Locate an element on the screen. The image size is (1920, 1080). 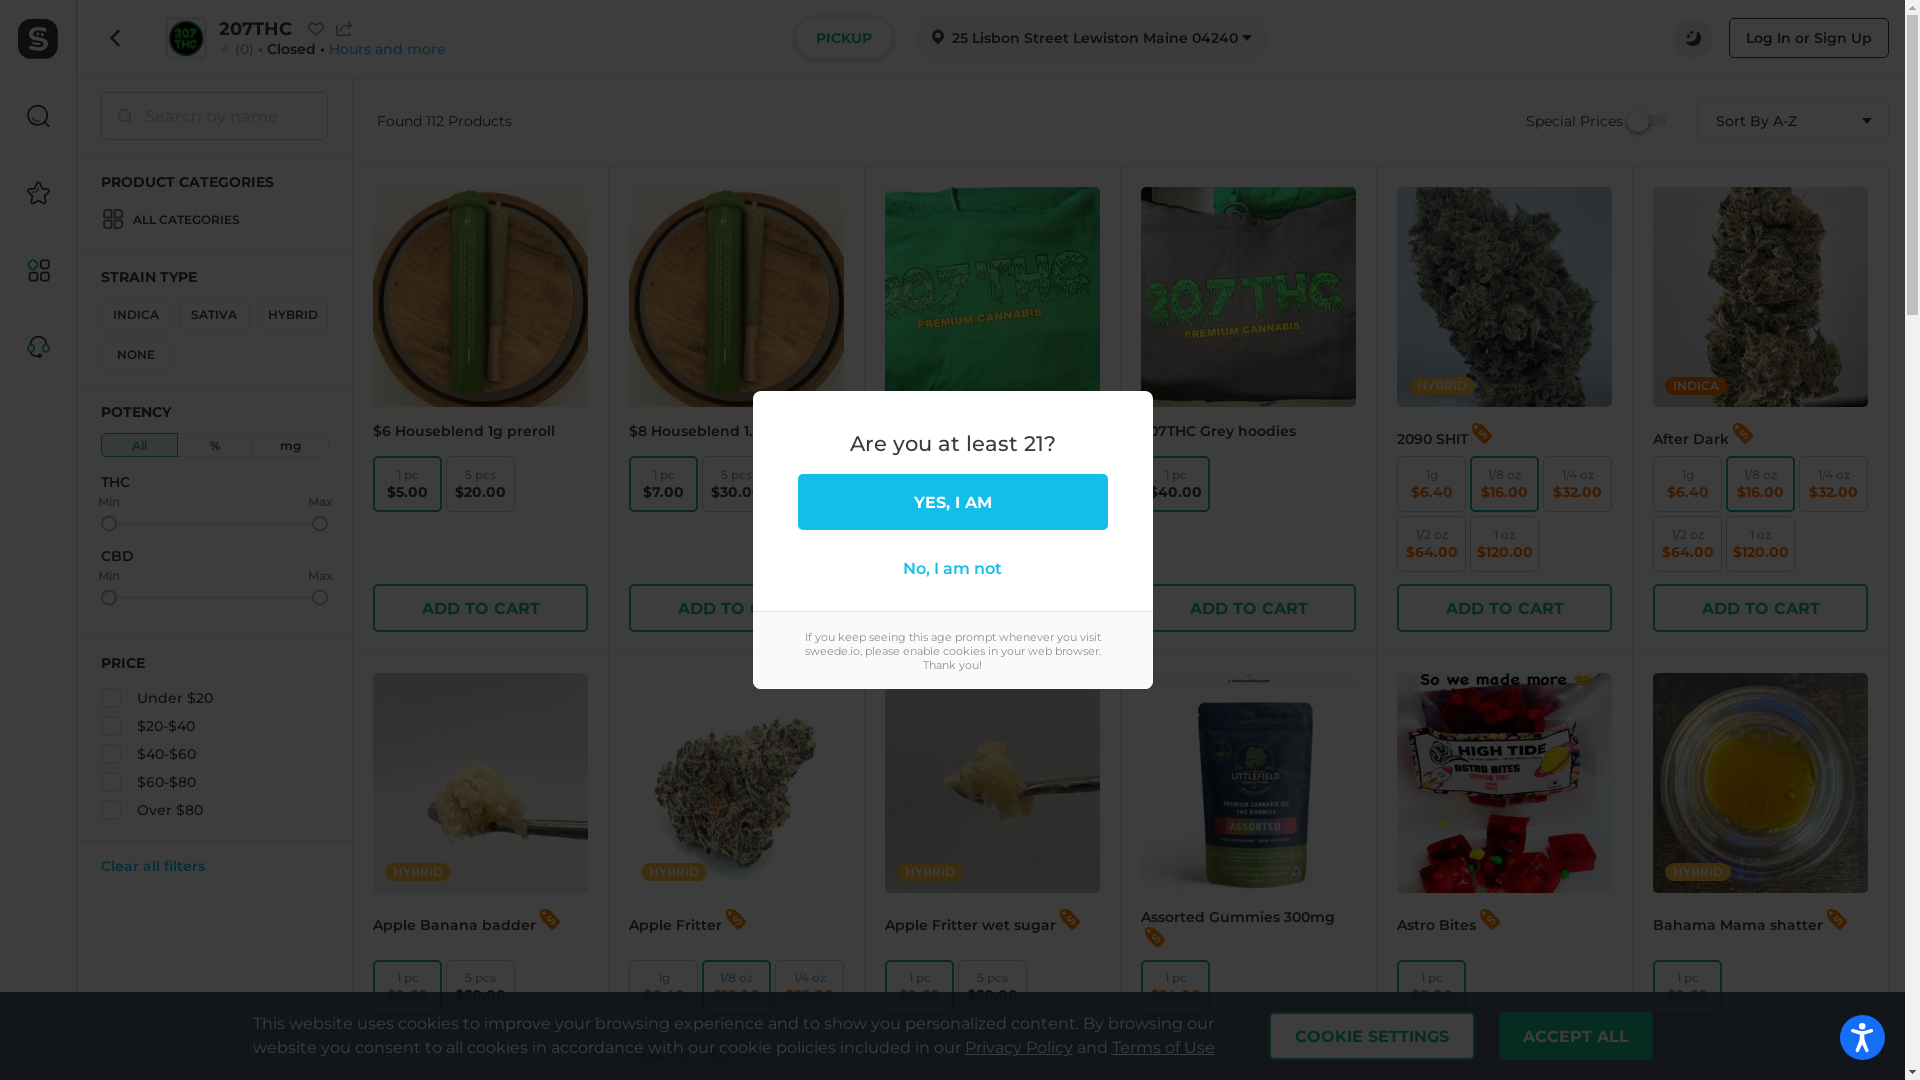
'ACCEPT ALL' is located at coordinates (1573, 1035).